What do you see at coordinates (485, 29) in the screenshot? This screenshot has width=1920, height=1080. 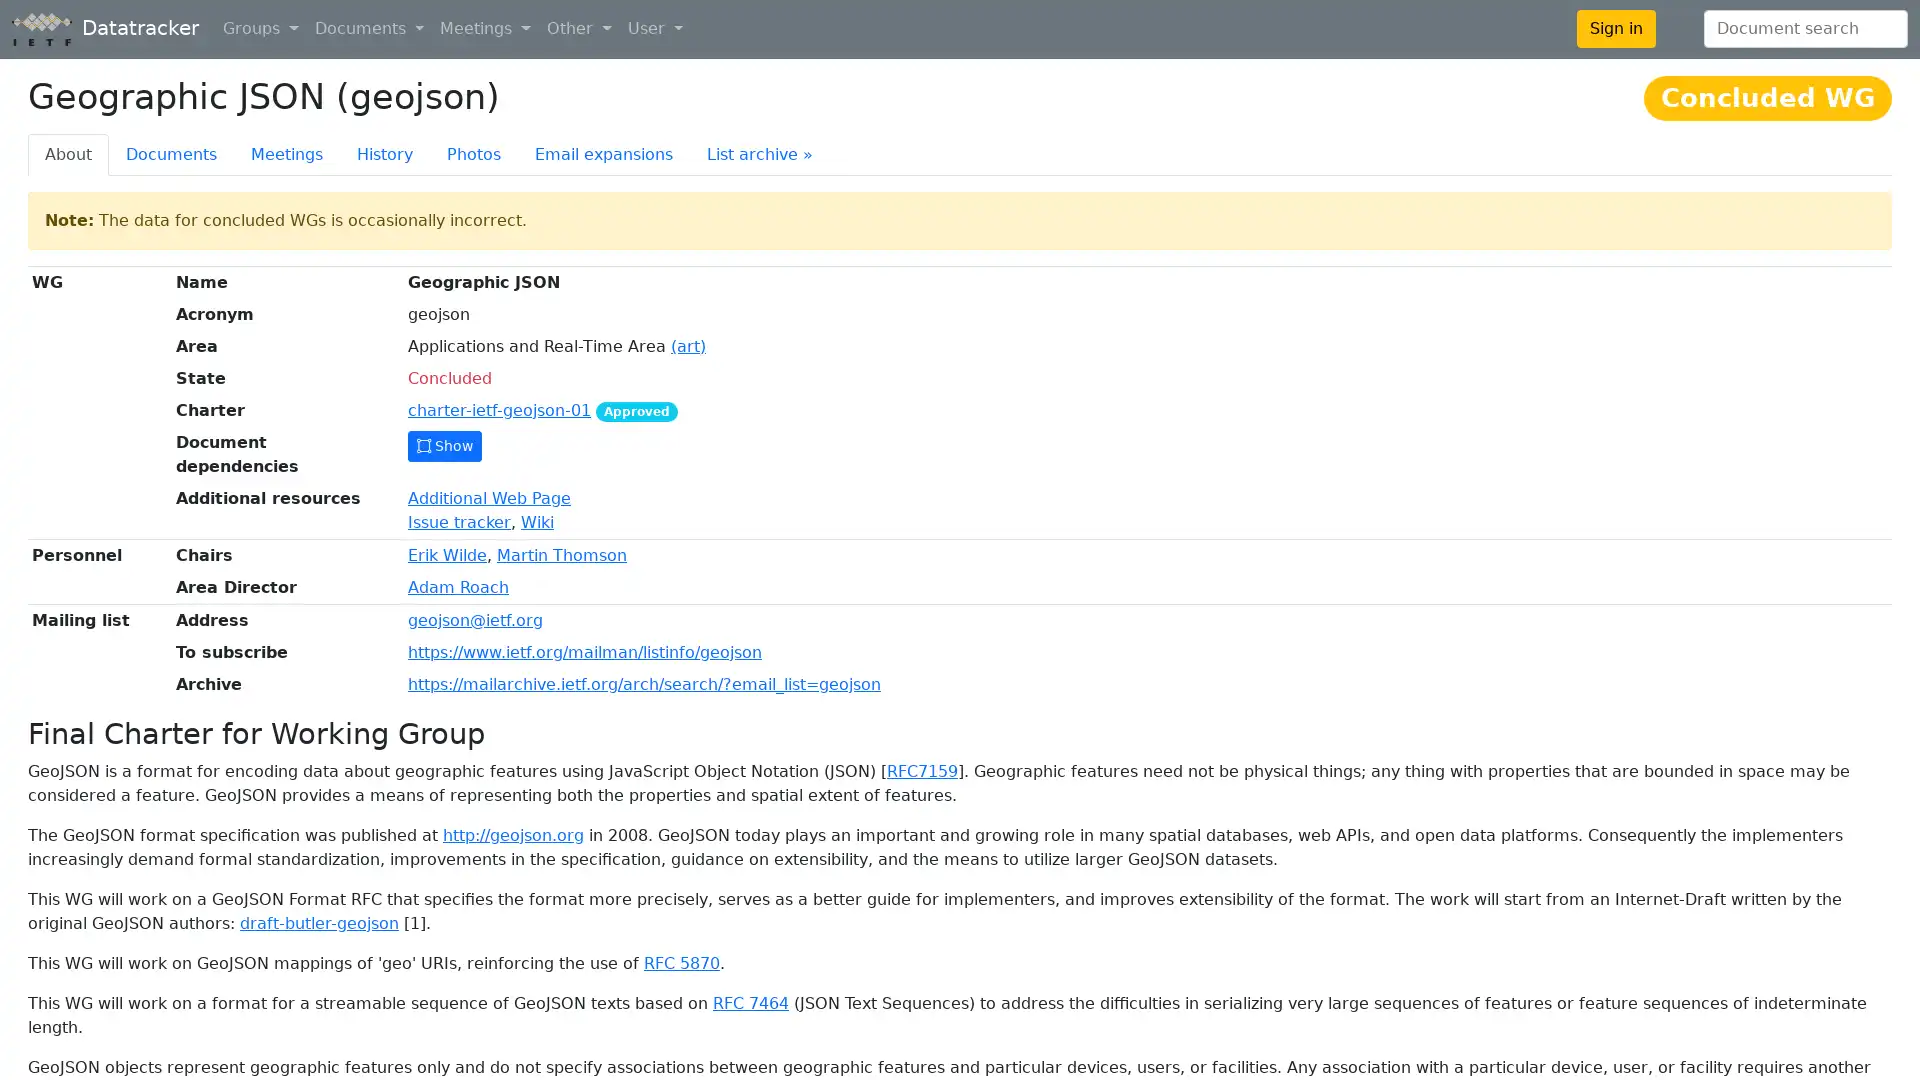 I see `Meetings` at bounding box center [485, 29].